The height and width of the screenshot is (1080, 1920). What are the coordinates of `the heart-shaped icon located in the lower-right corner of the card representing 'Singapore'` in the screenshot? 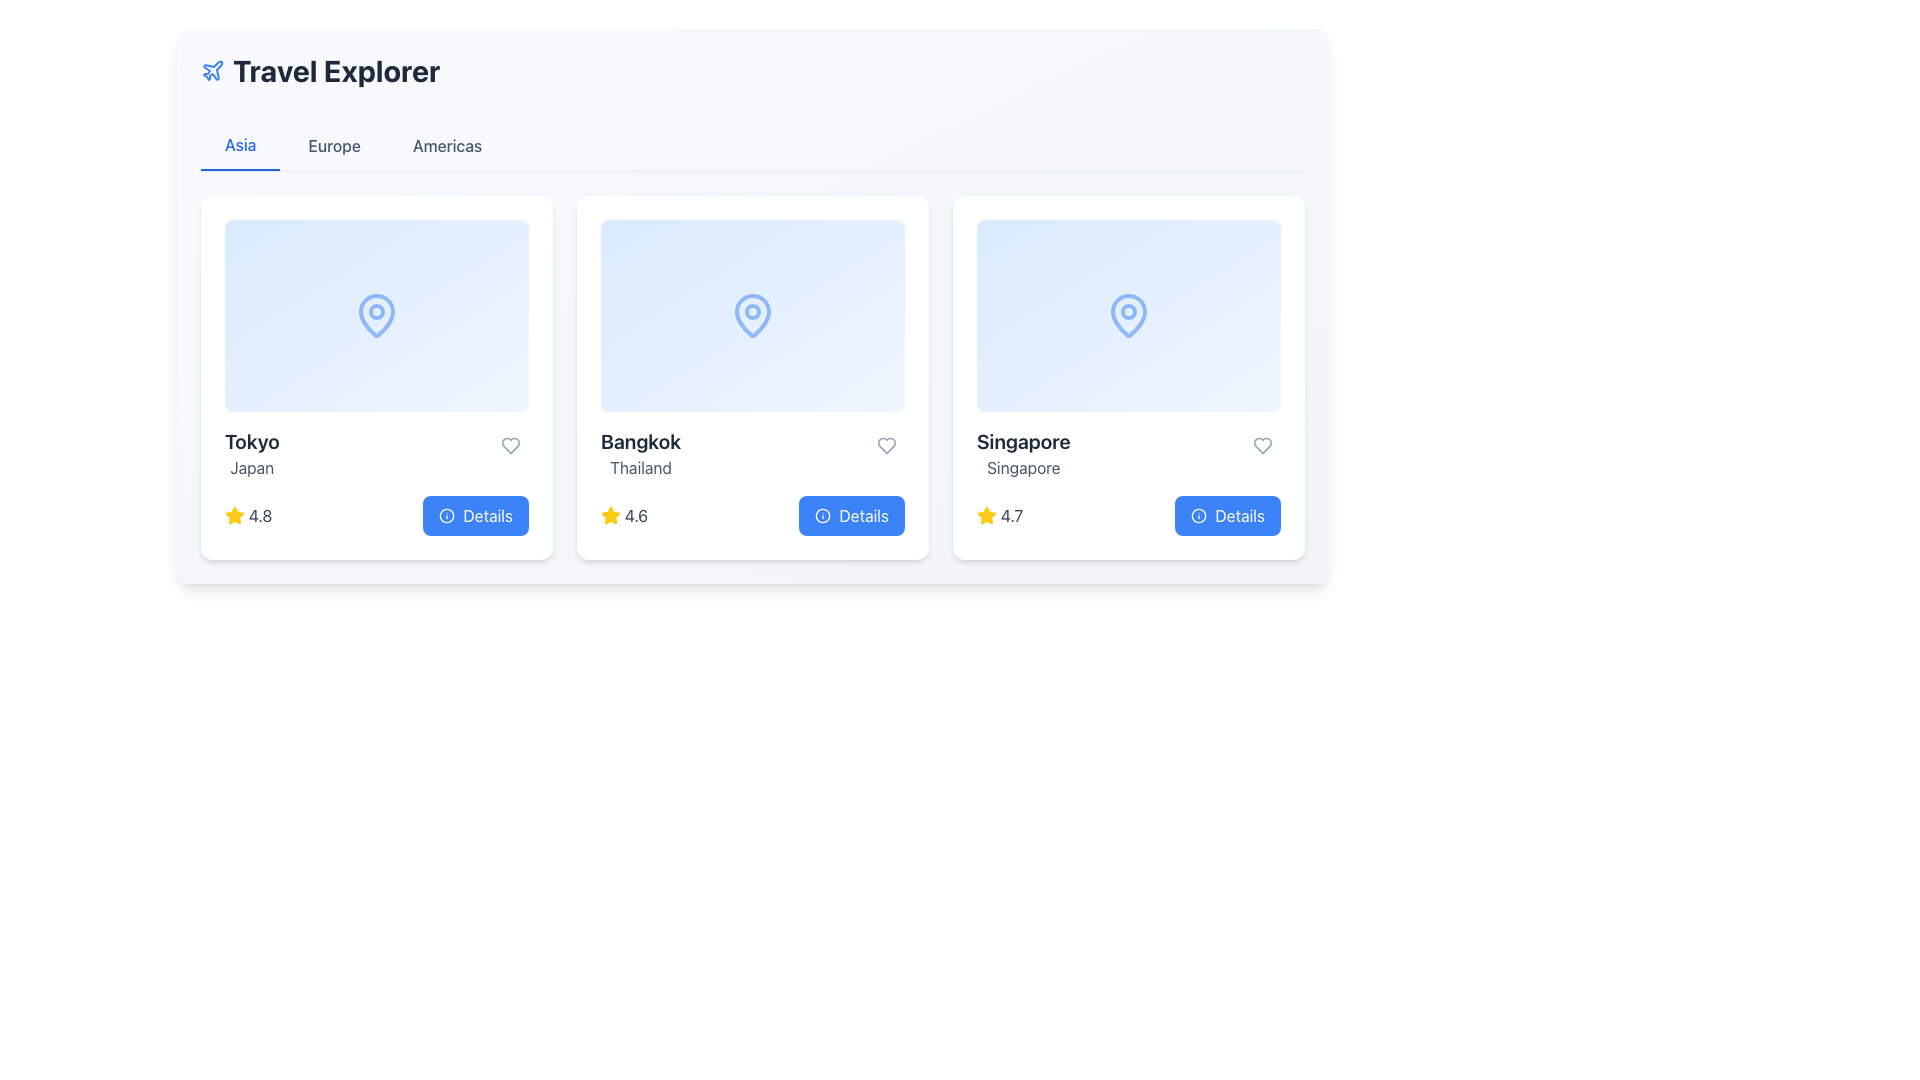 It's located at (1261, 445).